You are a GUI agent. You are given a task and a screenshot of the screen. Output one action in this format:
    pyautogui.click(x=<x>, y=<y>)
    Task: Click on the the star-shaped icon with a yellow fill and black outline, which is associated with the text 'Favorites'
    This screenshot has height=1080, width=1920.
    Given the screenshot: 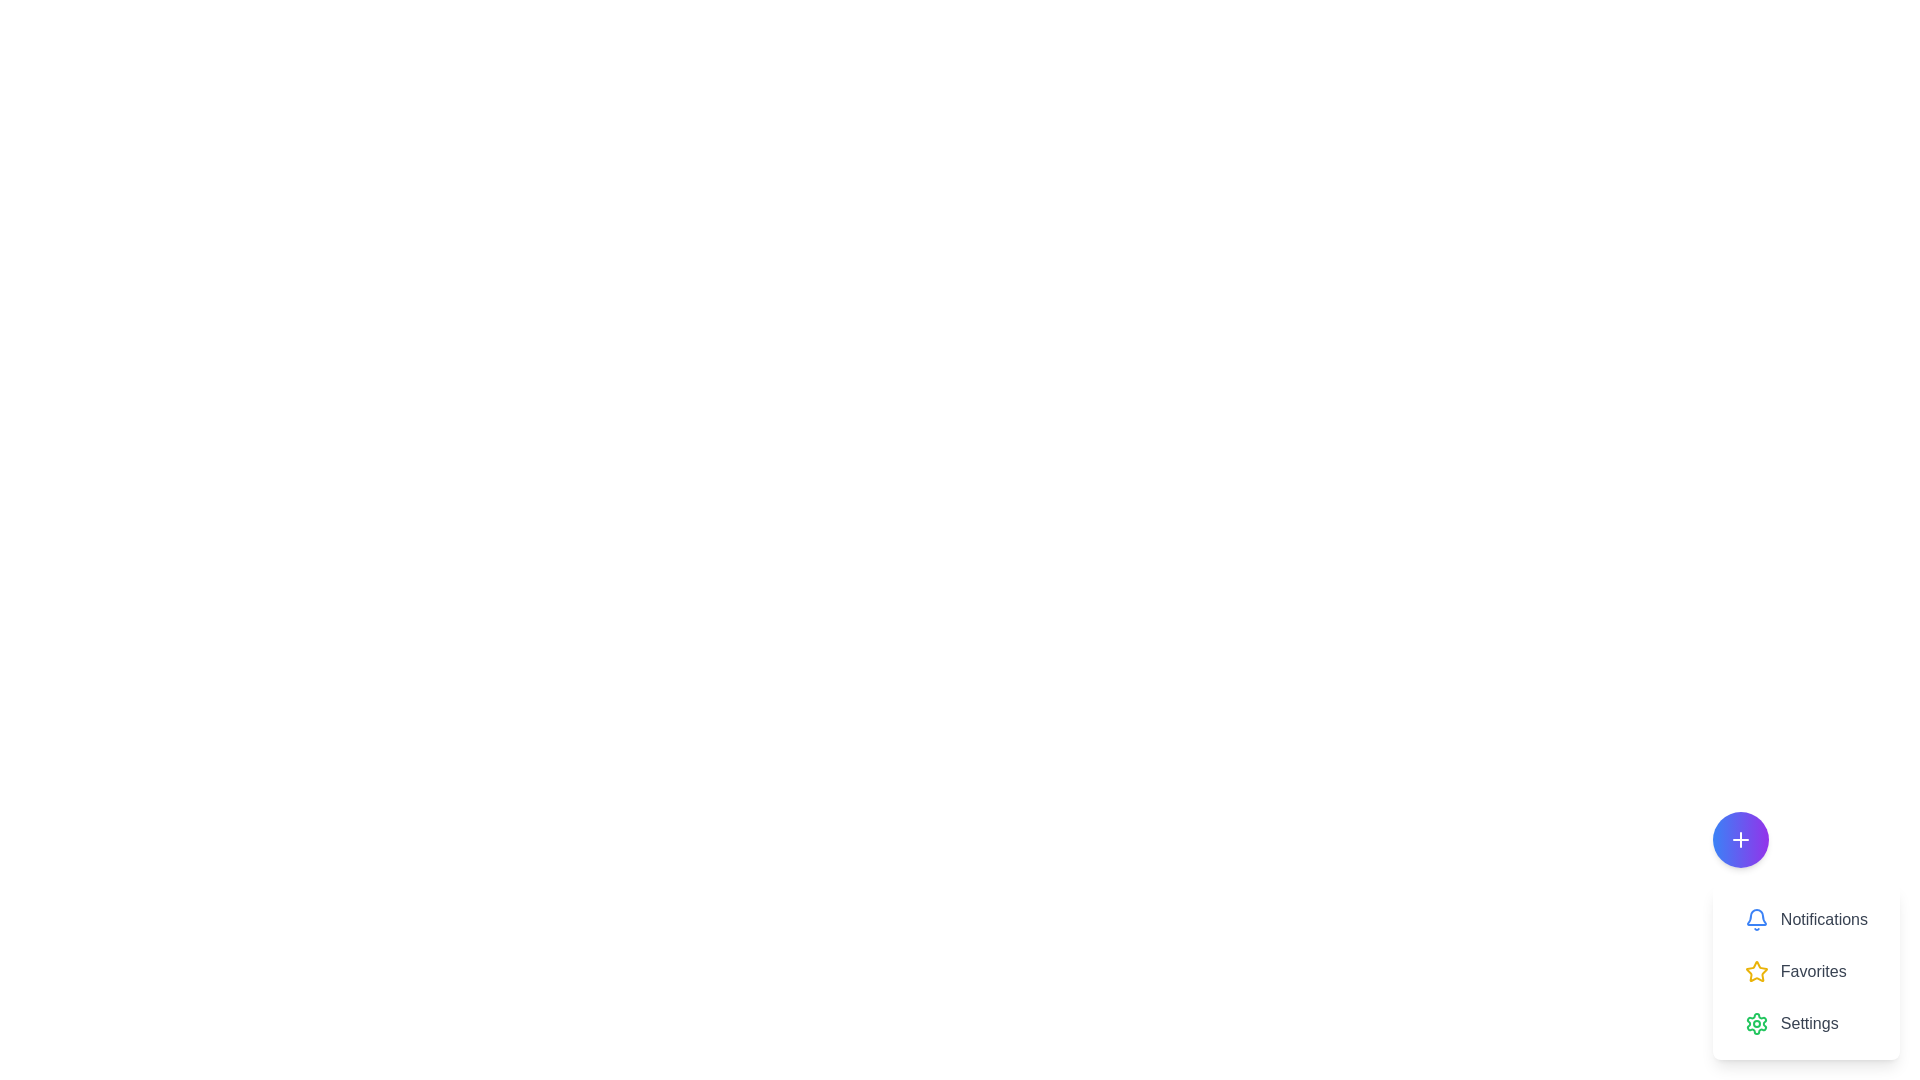 What is the action you would take?
    pyautogui.click(x=1755, y=971)
    